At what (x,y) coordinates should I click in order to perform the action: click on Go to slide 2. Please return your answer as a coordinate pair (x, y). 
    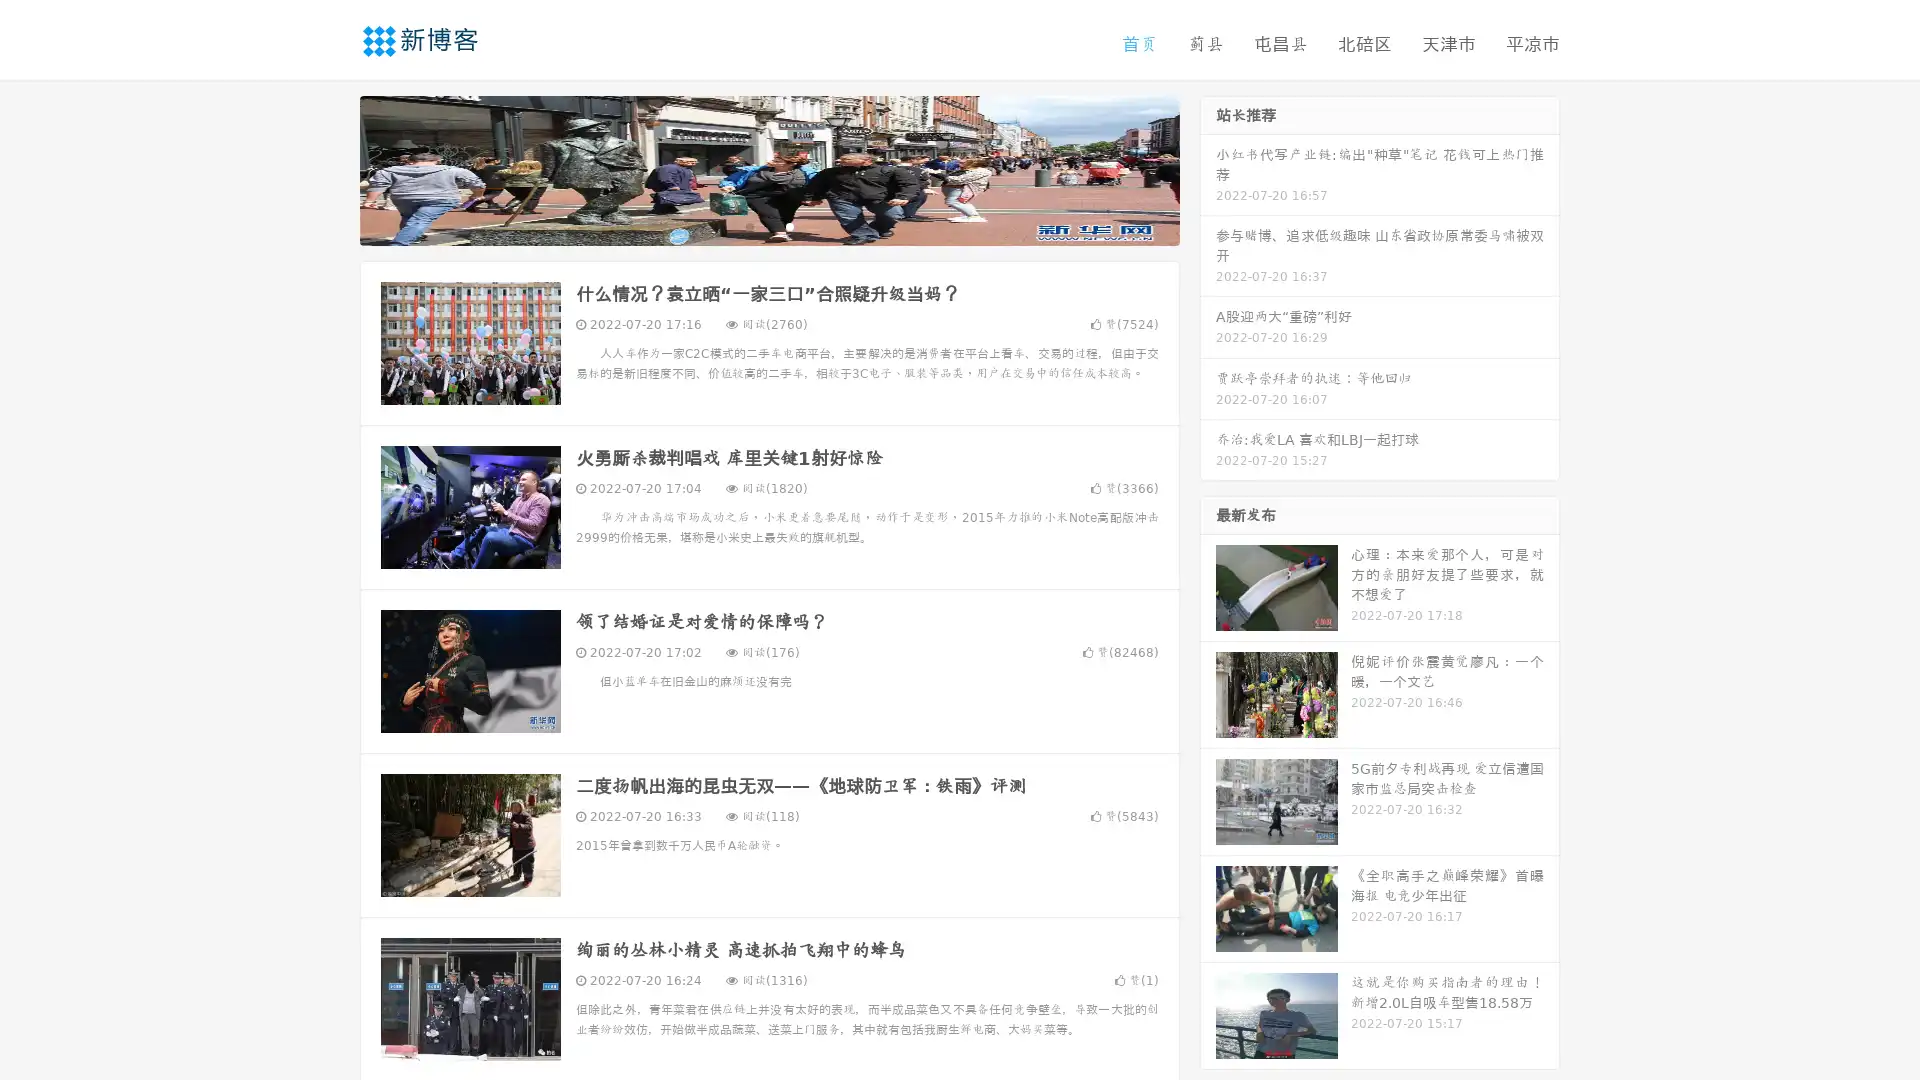
    Looking at the image, I should click on (768, 225).